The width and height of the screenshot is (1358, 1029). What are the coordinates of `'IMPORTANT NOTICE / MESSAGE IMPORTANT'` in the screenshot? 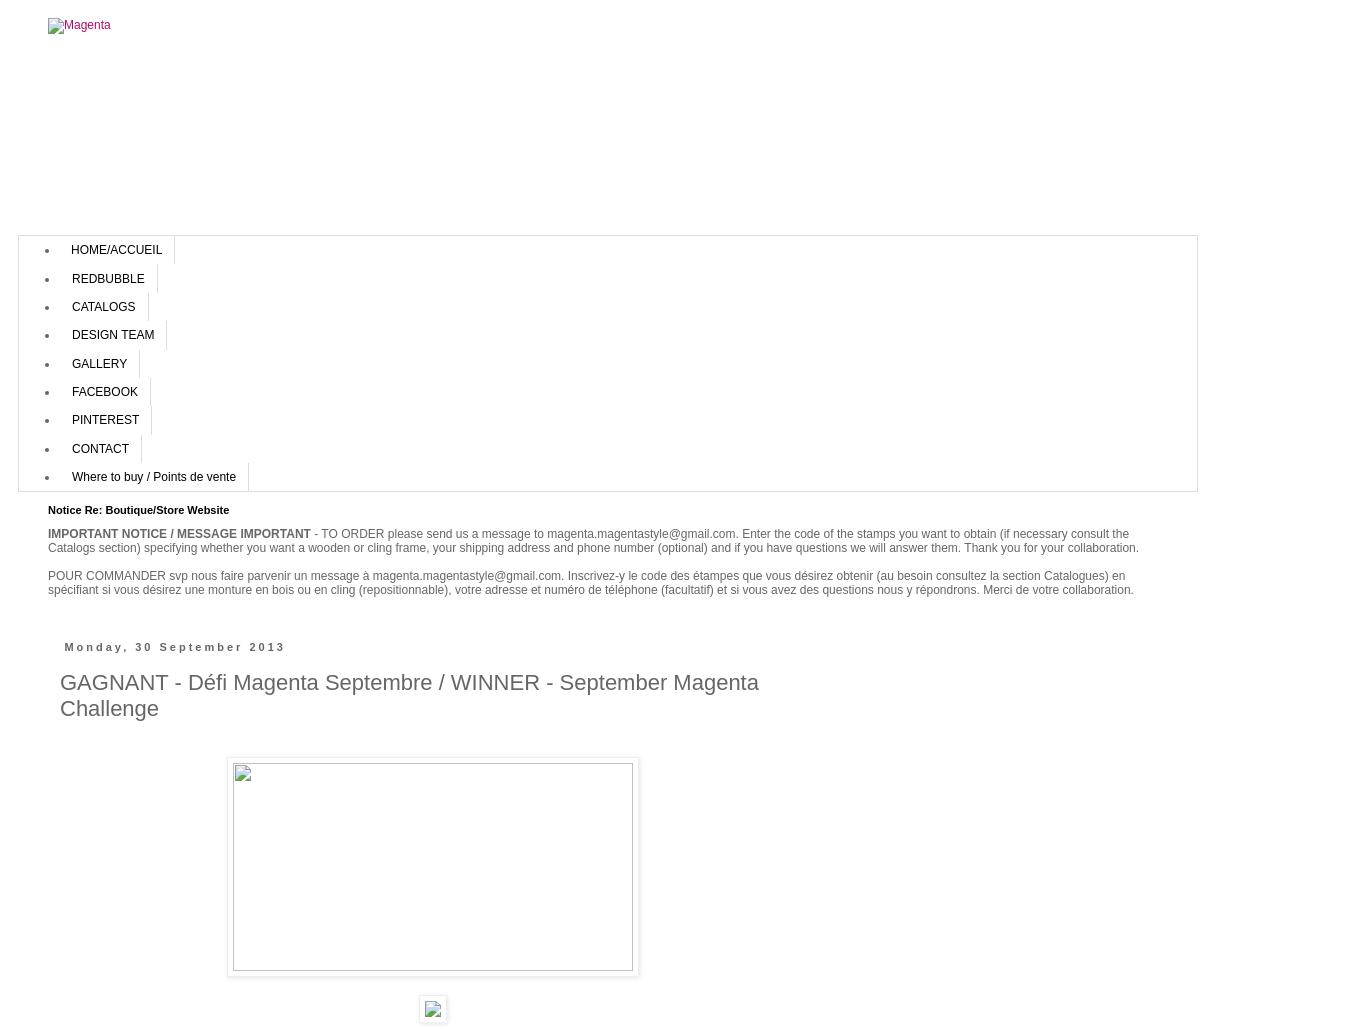 It's located at (181, 533).